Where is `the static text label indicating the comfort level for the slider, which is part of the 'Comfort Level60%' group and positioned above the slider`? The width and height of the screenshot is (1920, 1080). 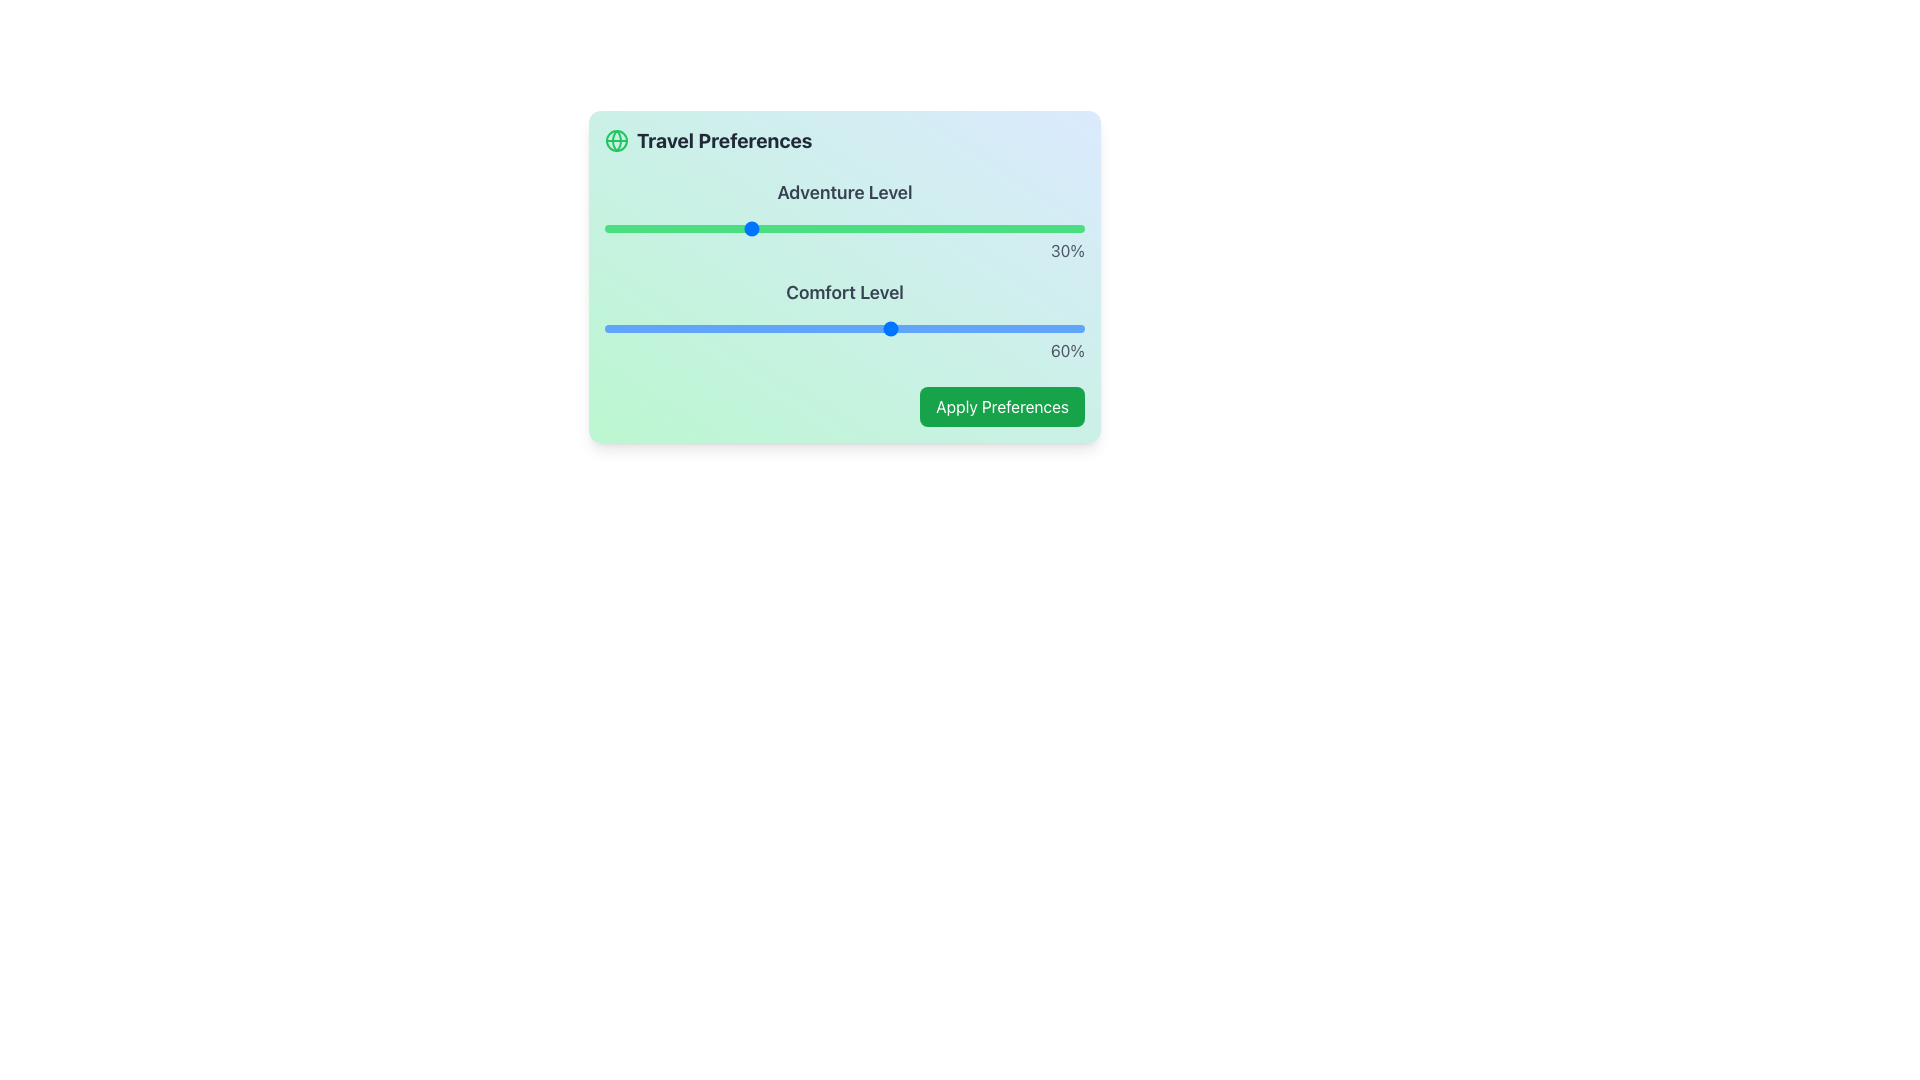
the static text label indicating the comfort level for the slider, which is part of the 'Comfort Level60%' group and positioned above the slider is located at coordinates (844, 293).